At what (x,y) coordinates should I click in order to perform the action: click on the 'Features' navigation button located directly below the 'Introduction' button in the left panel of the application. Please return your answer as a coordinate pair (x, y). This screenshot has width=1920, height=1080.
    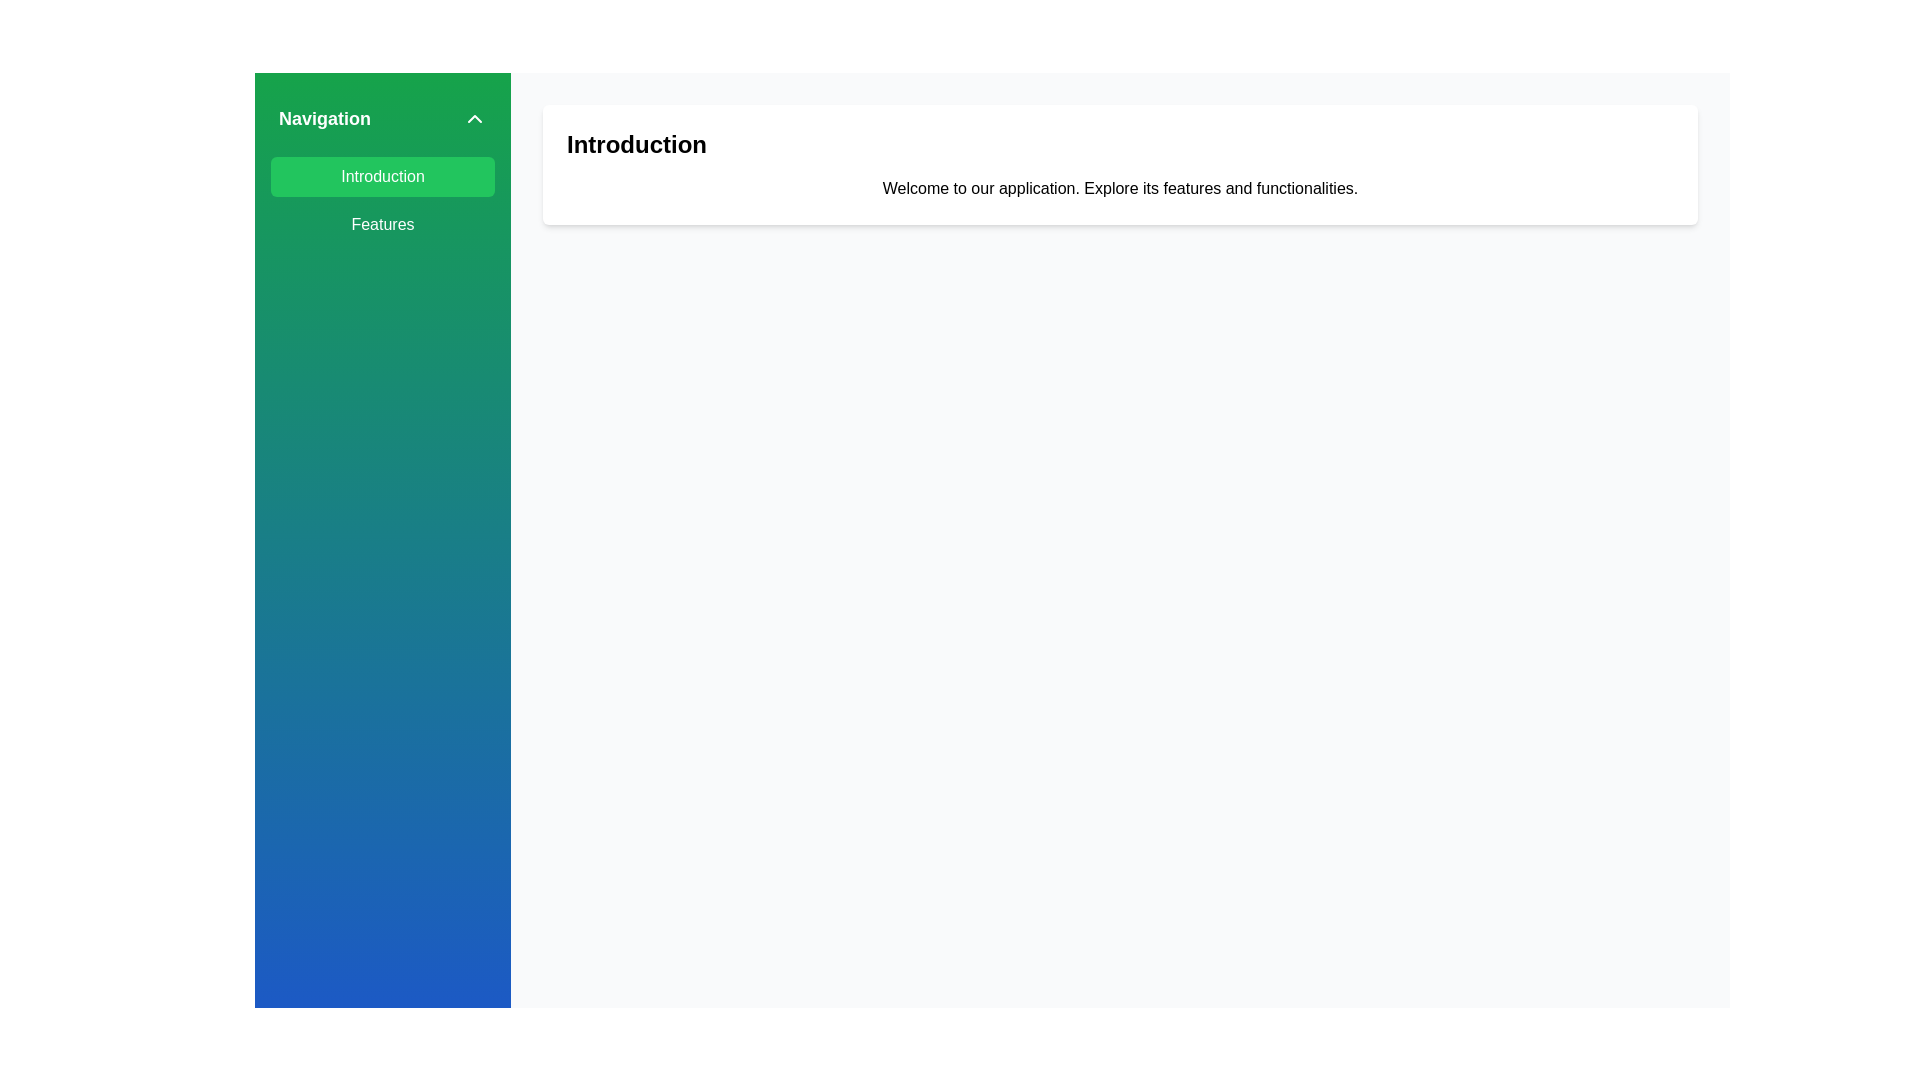
    Looking at the image, I should click on (383, 224).